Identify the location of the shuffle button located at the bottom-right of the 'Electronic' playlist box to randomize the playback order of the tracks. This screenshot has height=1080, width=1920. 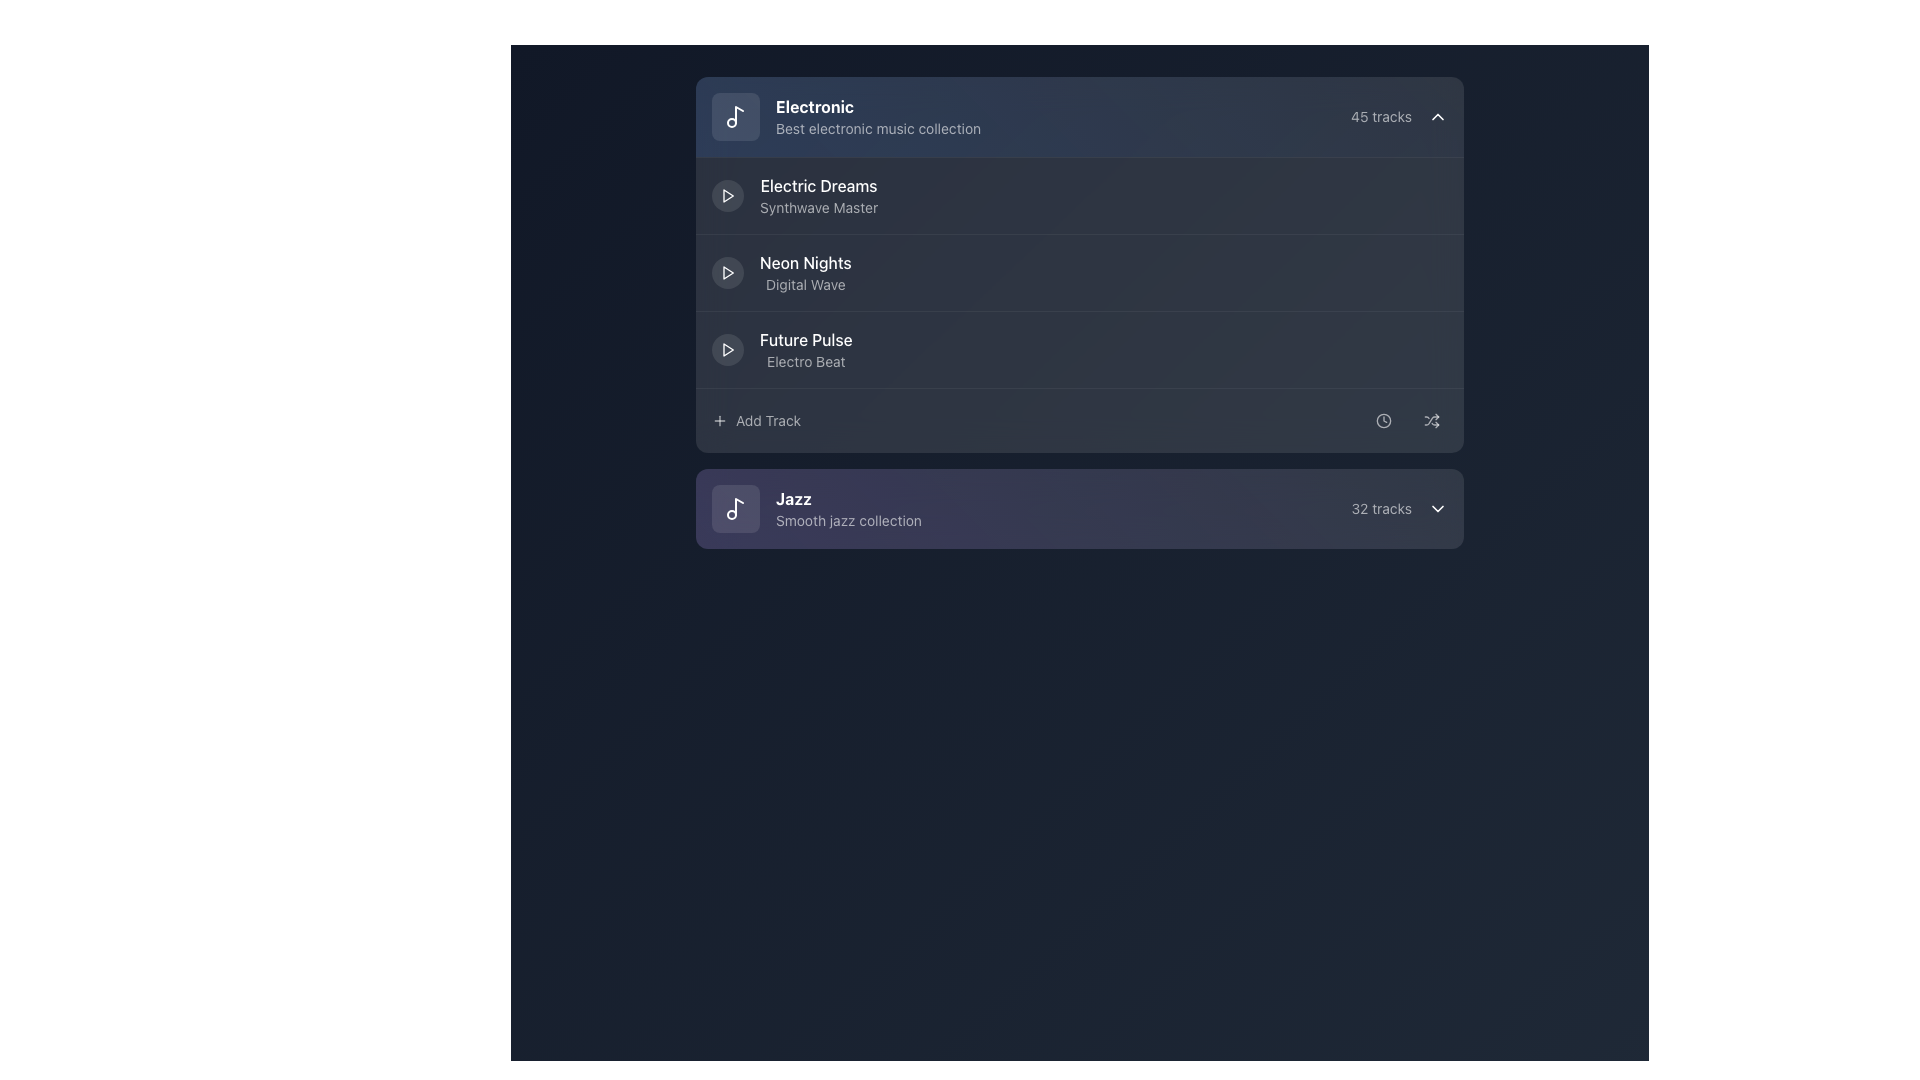
(1430, 419).